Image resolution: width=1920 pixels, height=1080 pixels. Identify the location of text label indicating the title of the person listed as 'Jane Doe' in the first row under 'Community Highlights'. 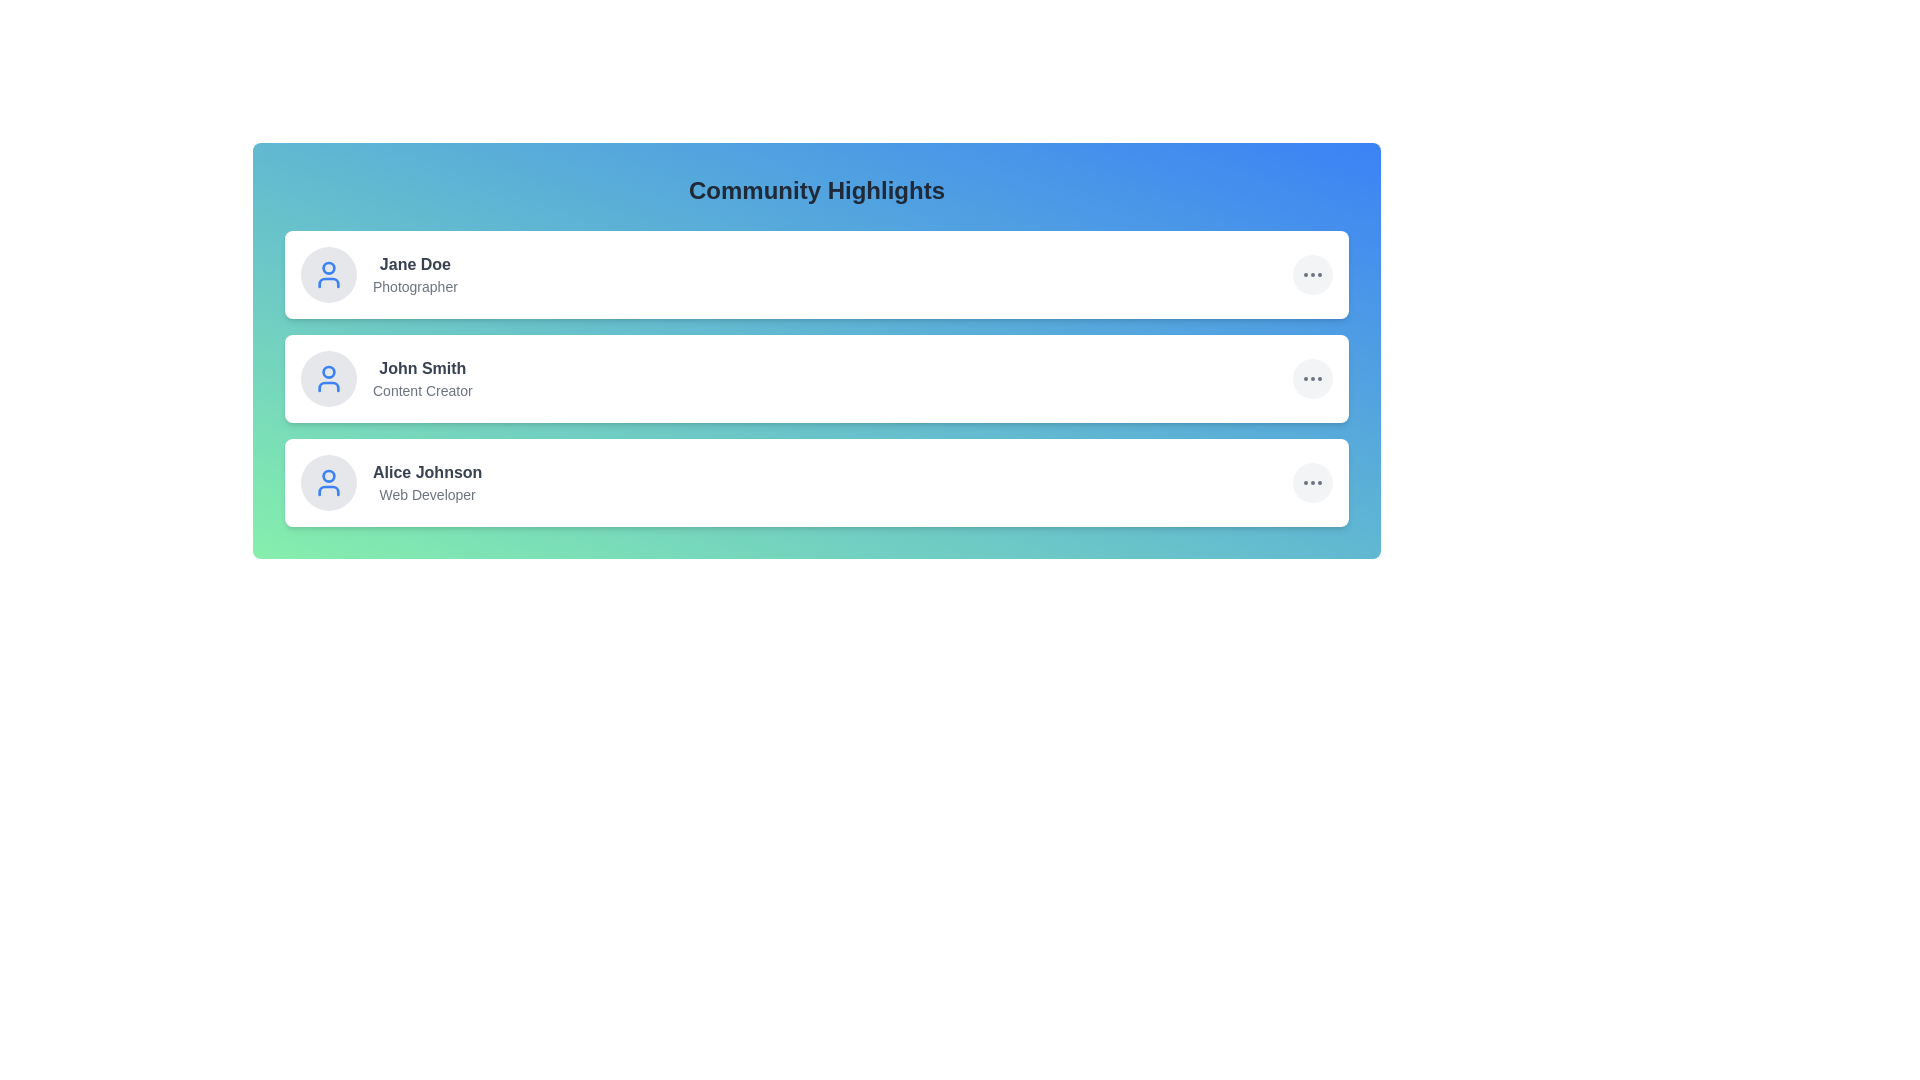
(414, 286).